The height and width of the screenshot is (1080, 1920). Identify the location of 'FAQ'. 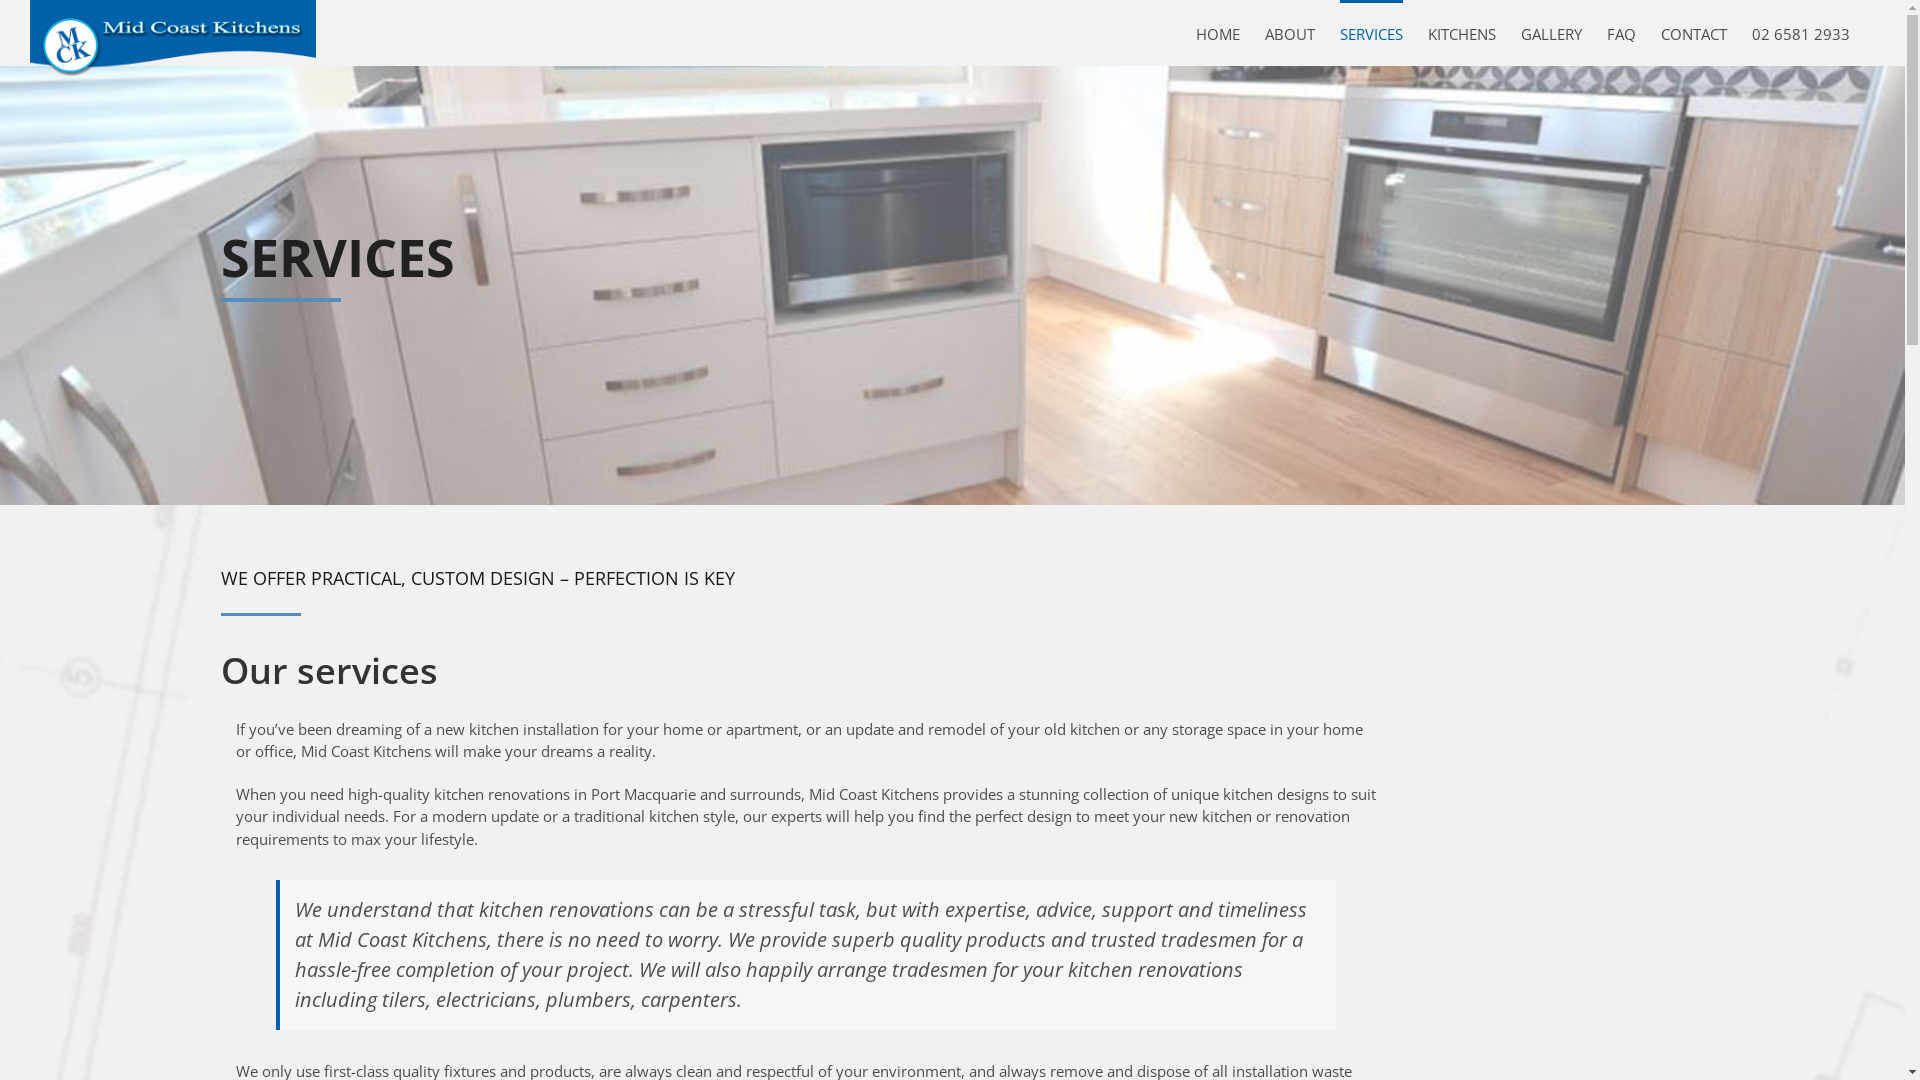
(1621, 33).